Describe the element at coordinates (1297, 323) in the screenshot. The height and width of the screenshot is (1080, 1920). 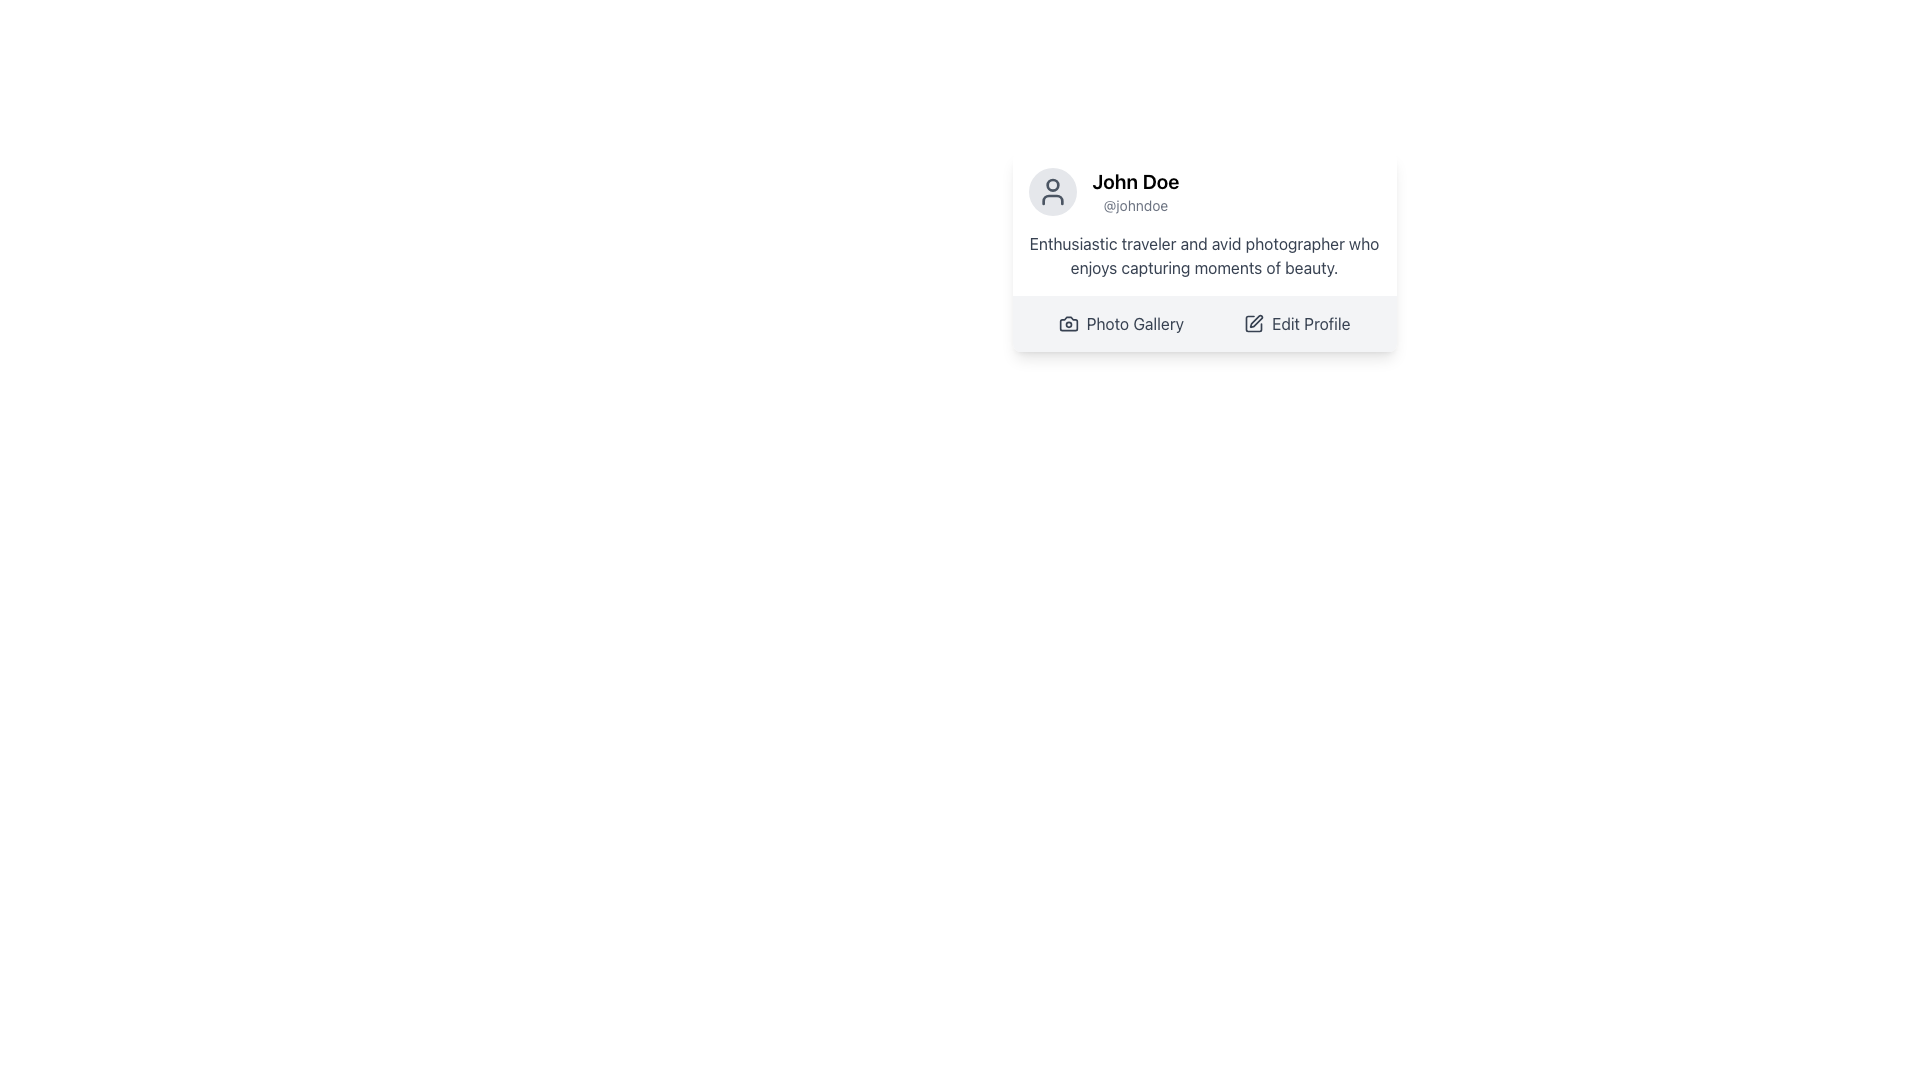
I see `the 'Edit Profile' button using keyboard navigation` at that location.